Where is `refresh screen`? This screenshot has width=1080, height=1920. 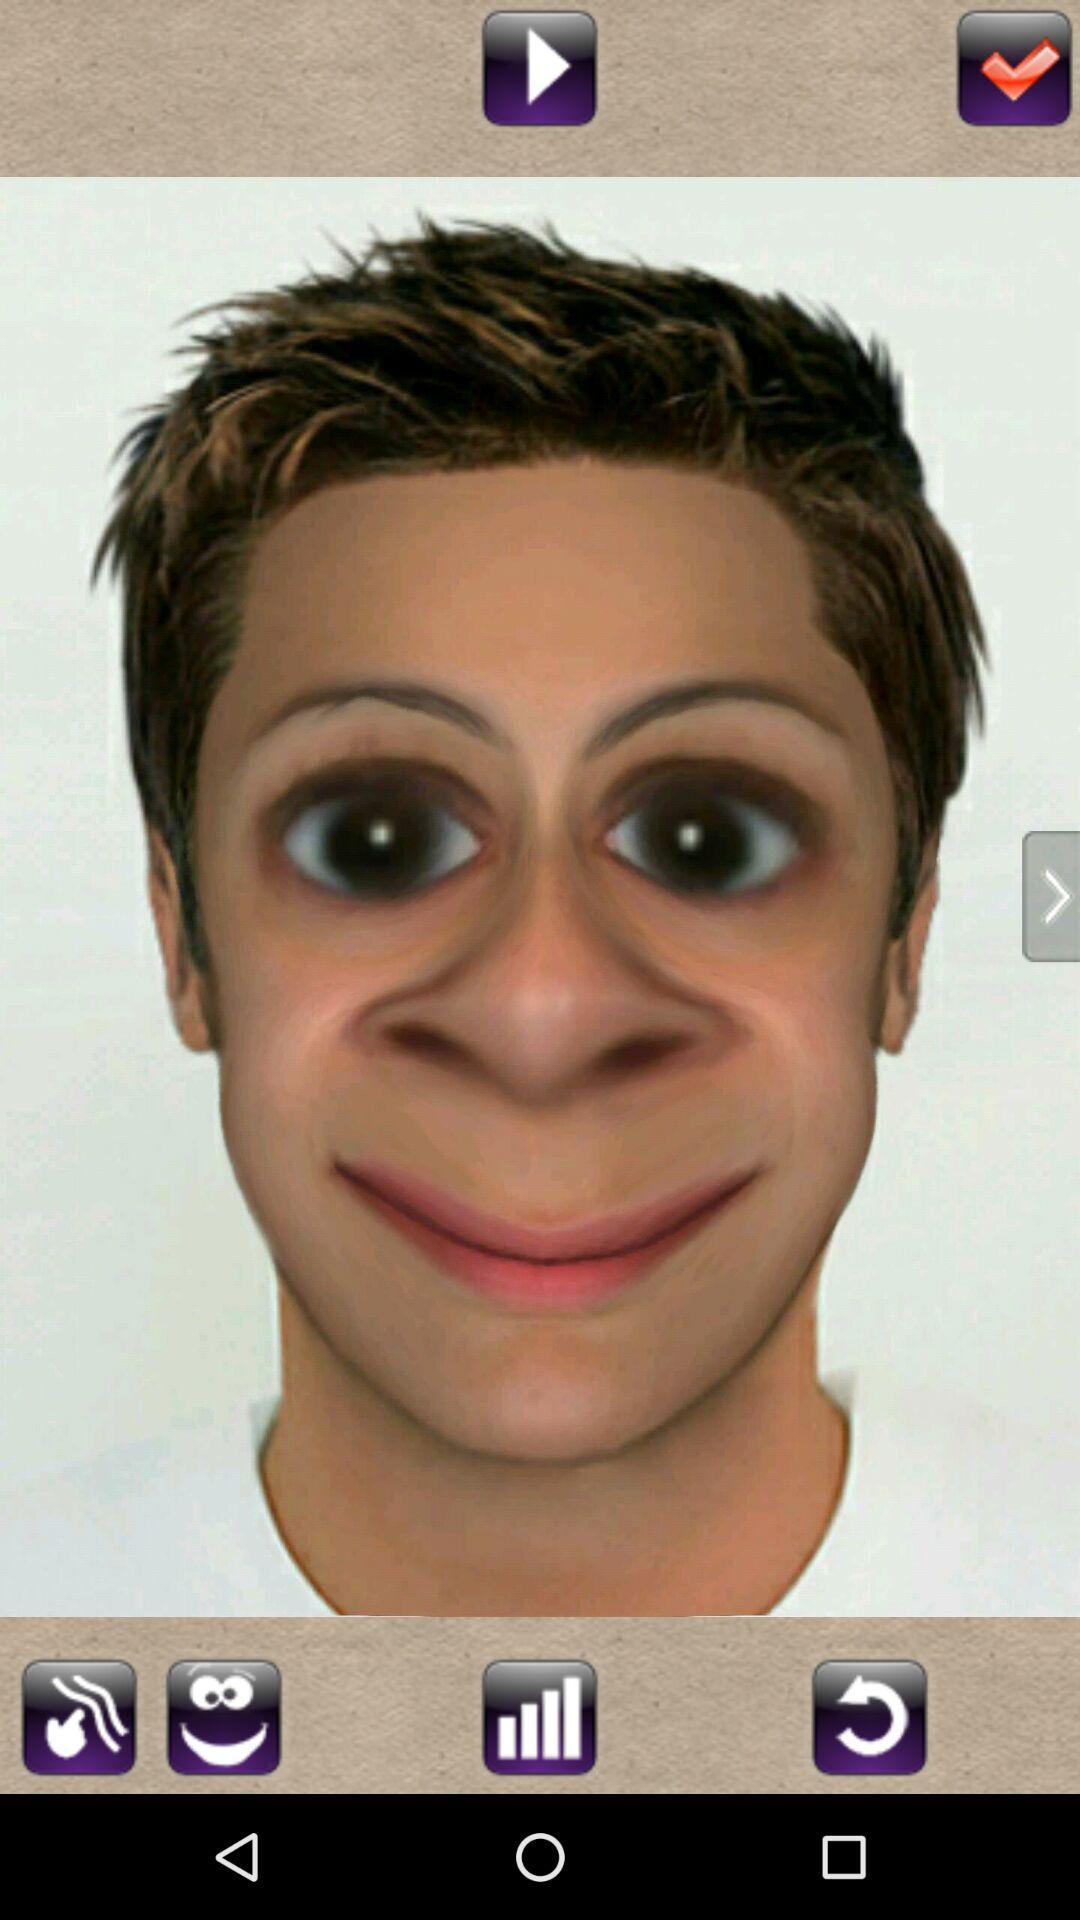
refresh screen is located at coordinates (868, 1713).